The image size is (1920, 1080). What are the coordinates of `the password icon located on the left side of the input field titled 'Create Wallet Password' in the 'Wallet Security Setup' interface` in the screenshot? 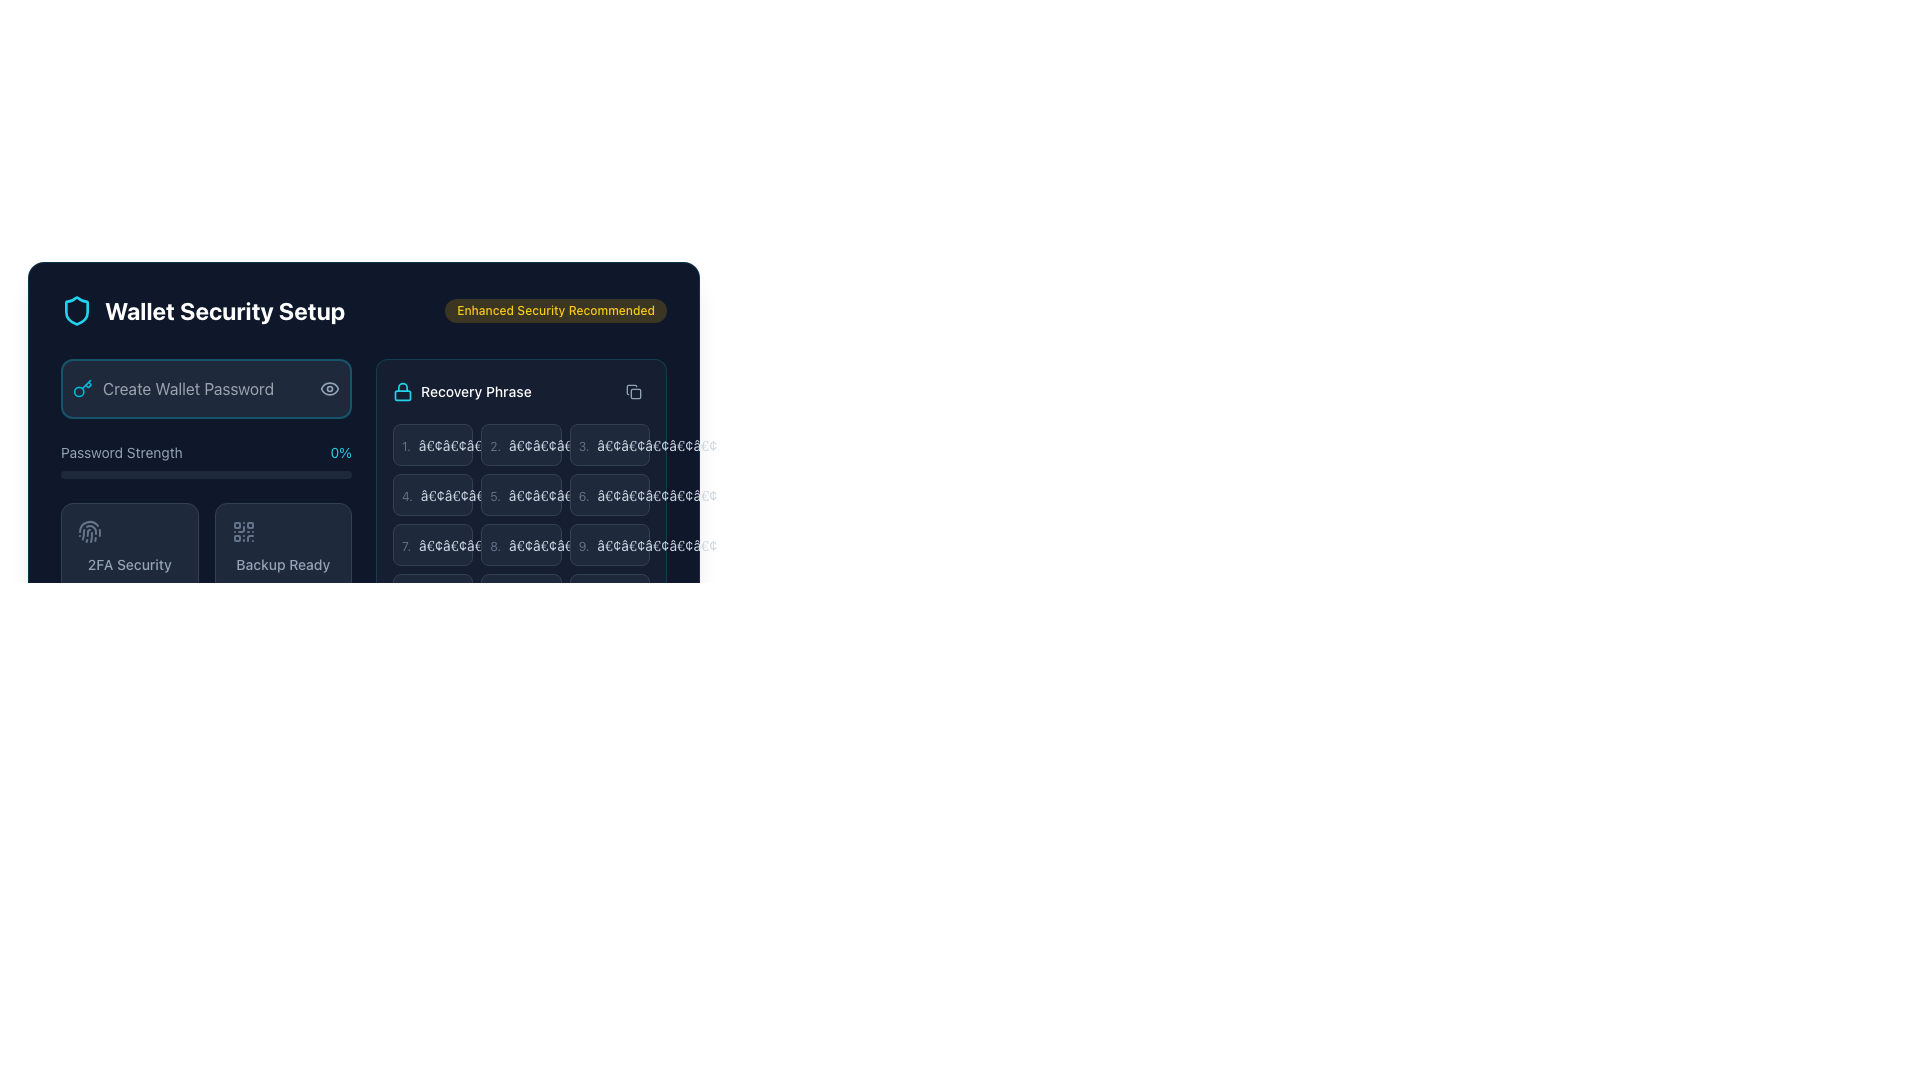 It's located at (76, 389).